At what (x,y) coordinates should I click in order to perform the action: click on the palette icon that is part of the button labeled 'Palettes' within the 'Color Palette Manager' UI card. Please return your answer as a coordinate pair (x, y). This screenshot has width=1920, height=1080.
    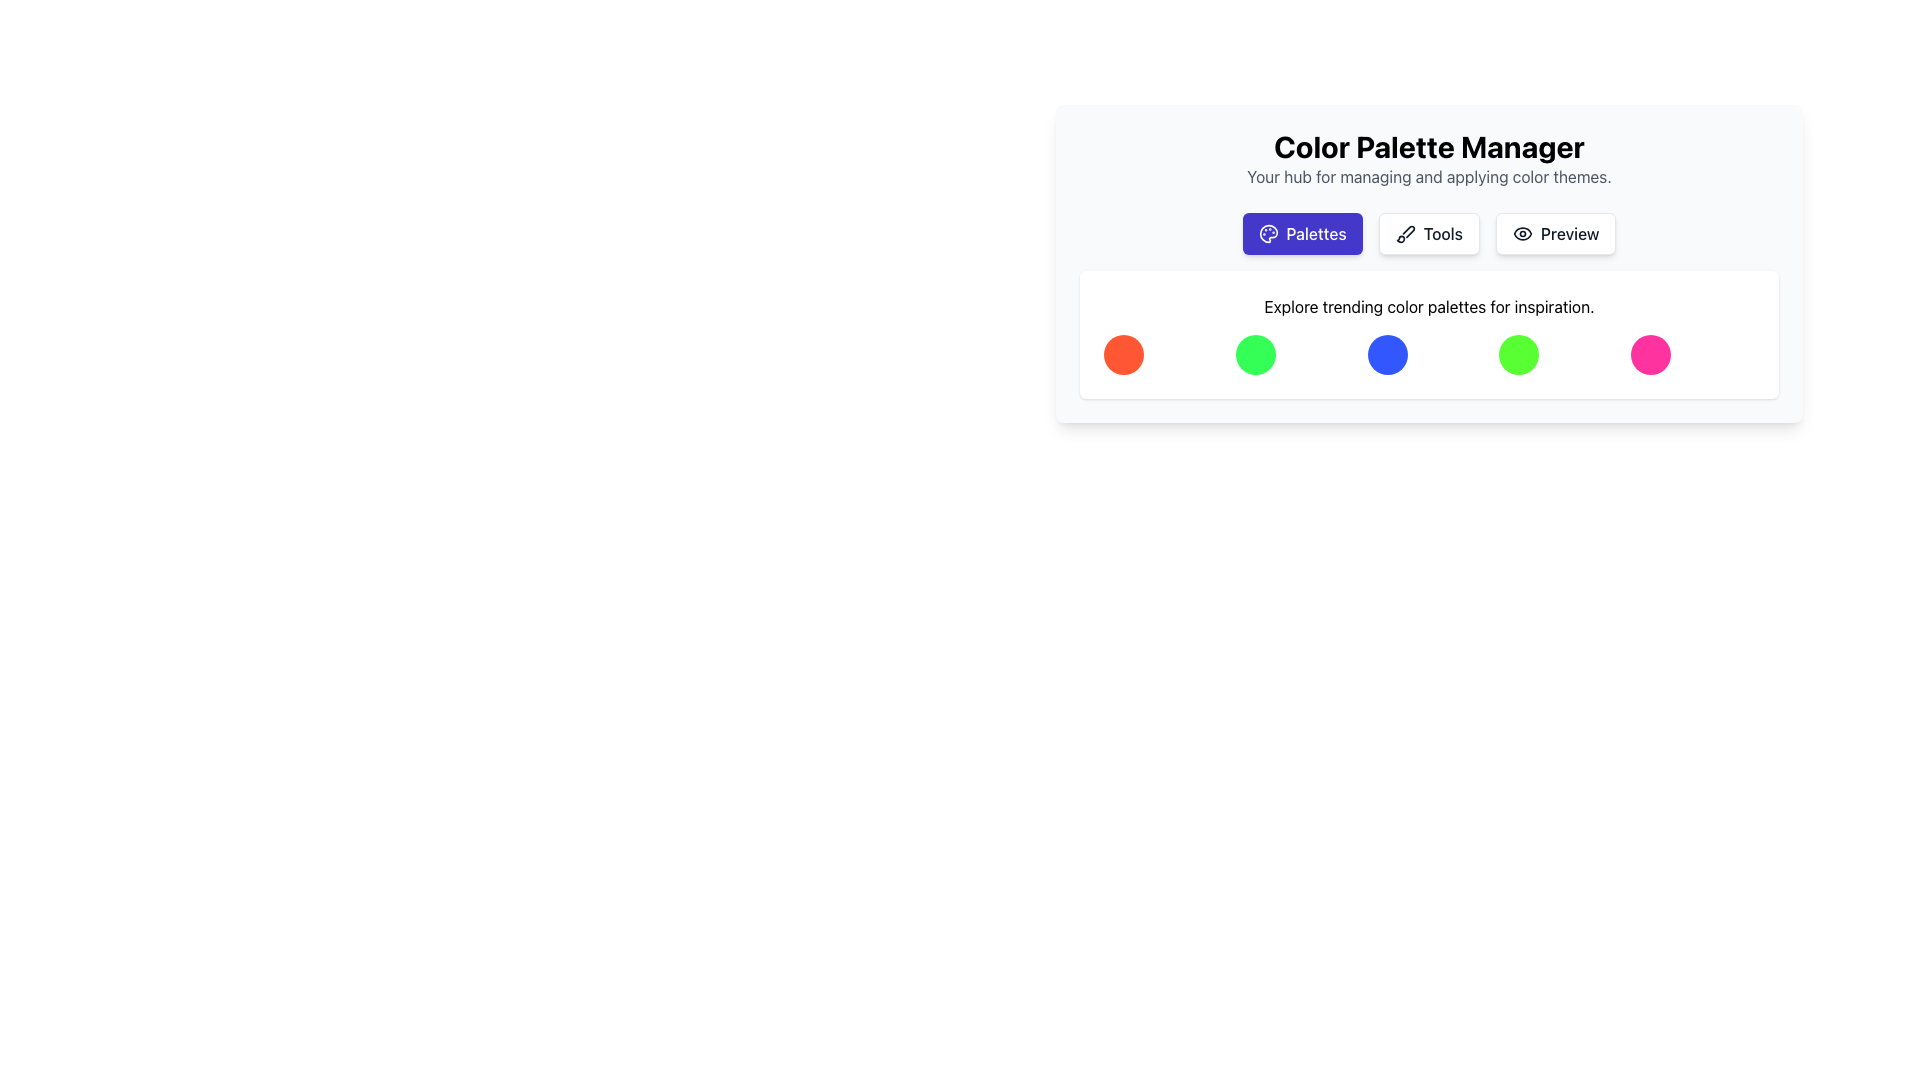
    Looking at the image, I should click on (1267, 233).